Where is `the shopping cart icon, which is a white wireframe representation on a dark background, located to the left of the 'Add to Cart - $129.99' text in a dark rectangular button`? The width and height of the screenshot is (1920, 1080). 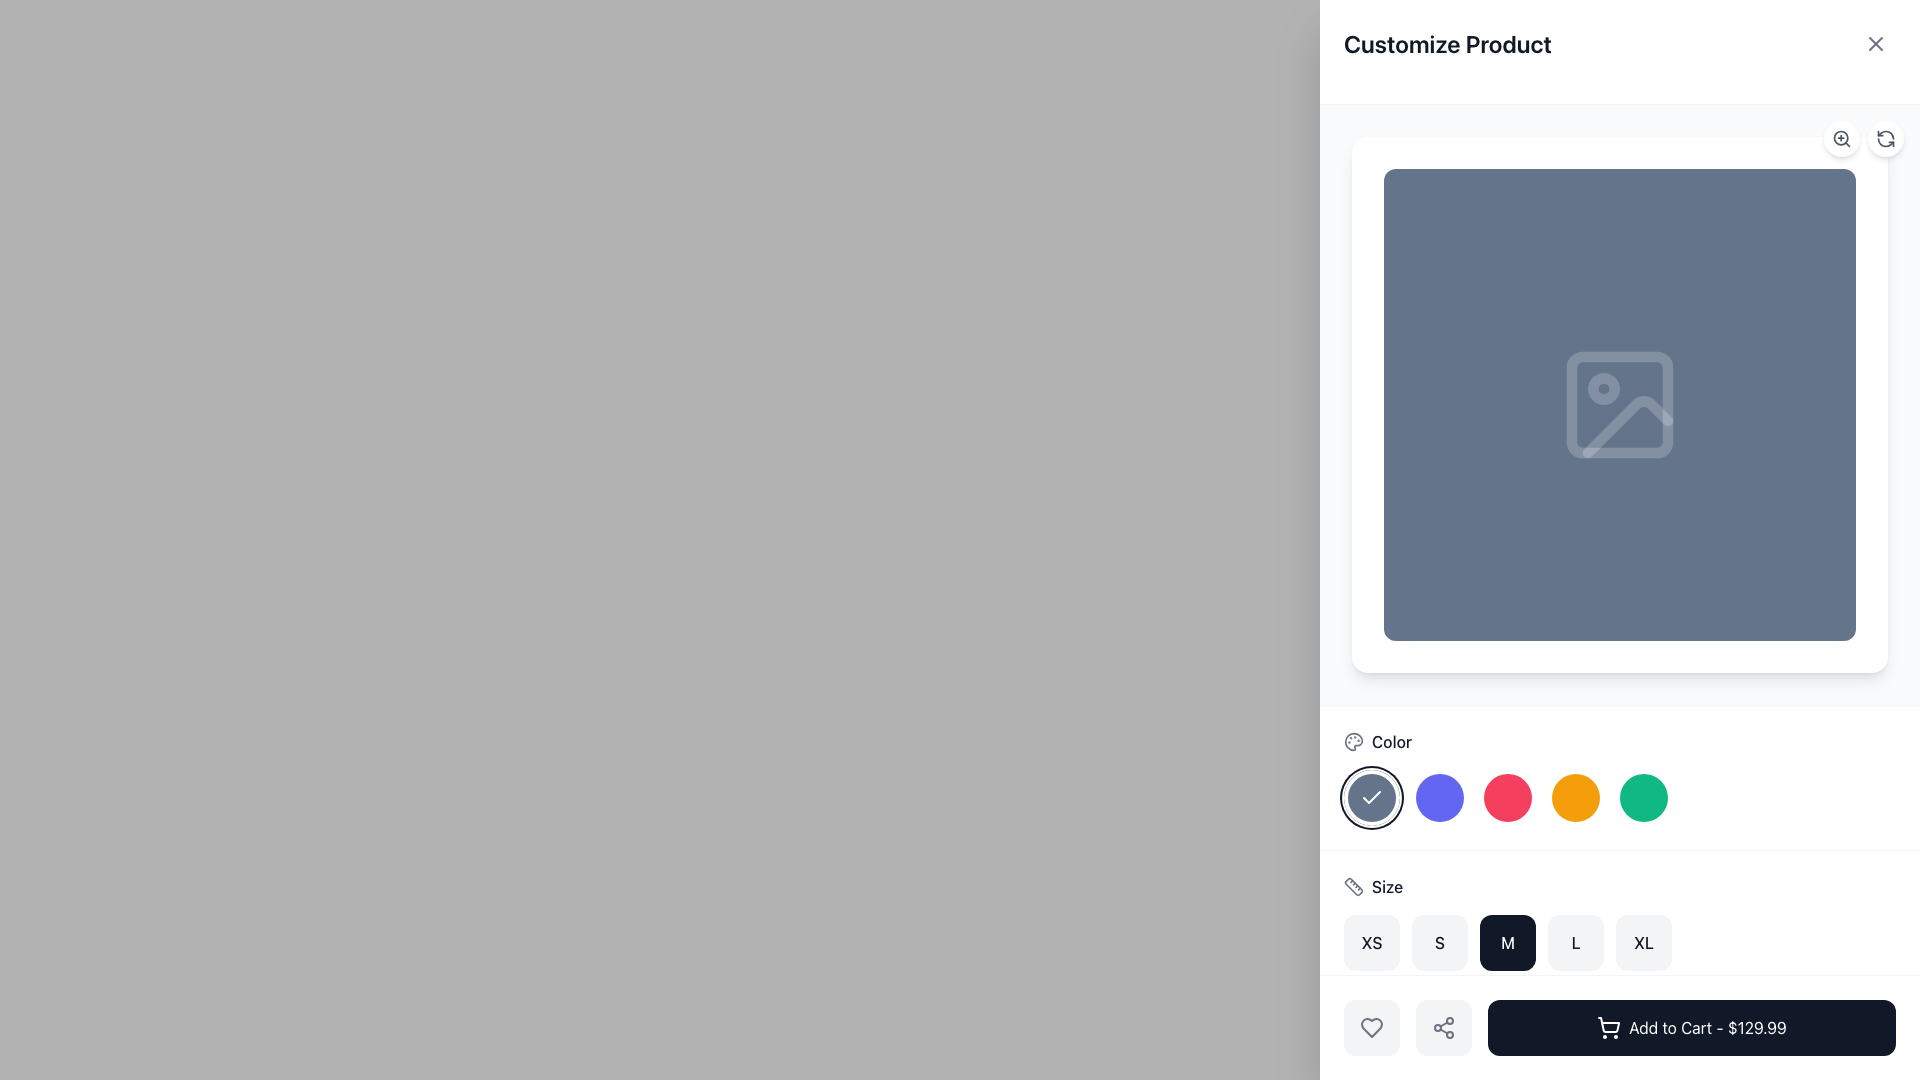
the shopping cart icon, which is a white wireframe representation on a dark background, located to the left of the 'Add to Cart - $129.99' text in a dark rectangular button is located at coordinates (1609, 1028).